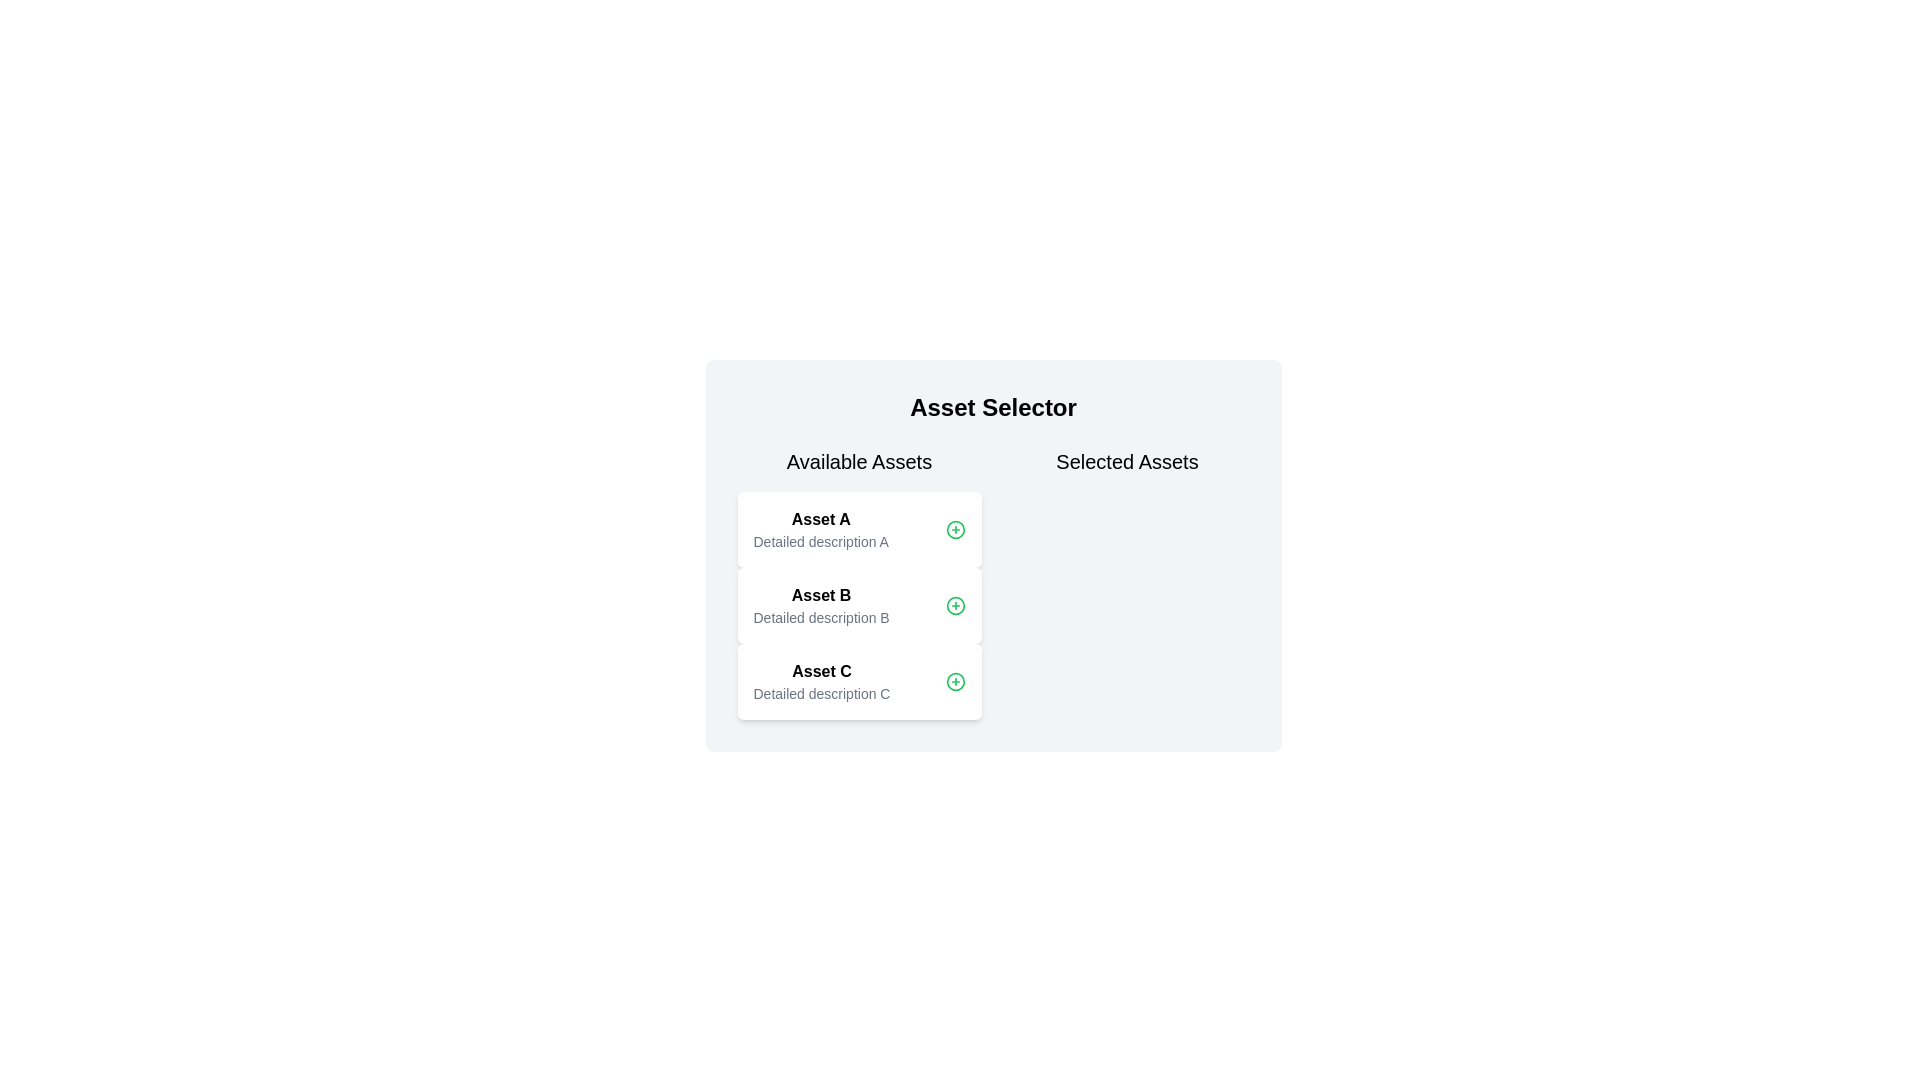 The width and height of the screenshot is (1920, 1080). Describe the element at coordinates (993, 407) in the screenshot. I see `the prominent text label reading 'Asset Selector' that is styled with a bold font and located at the top center of its card-like layout` at that location.